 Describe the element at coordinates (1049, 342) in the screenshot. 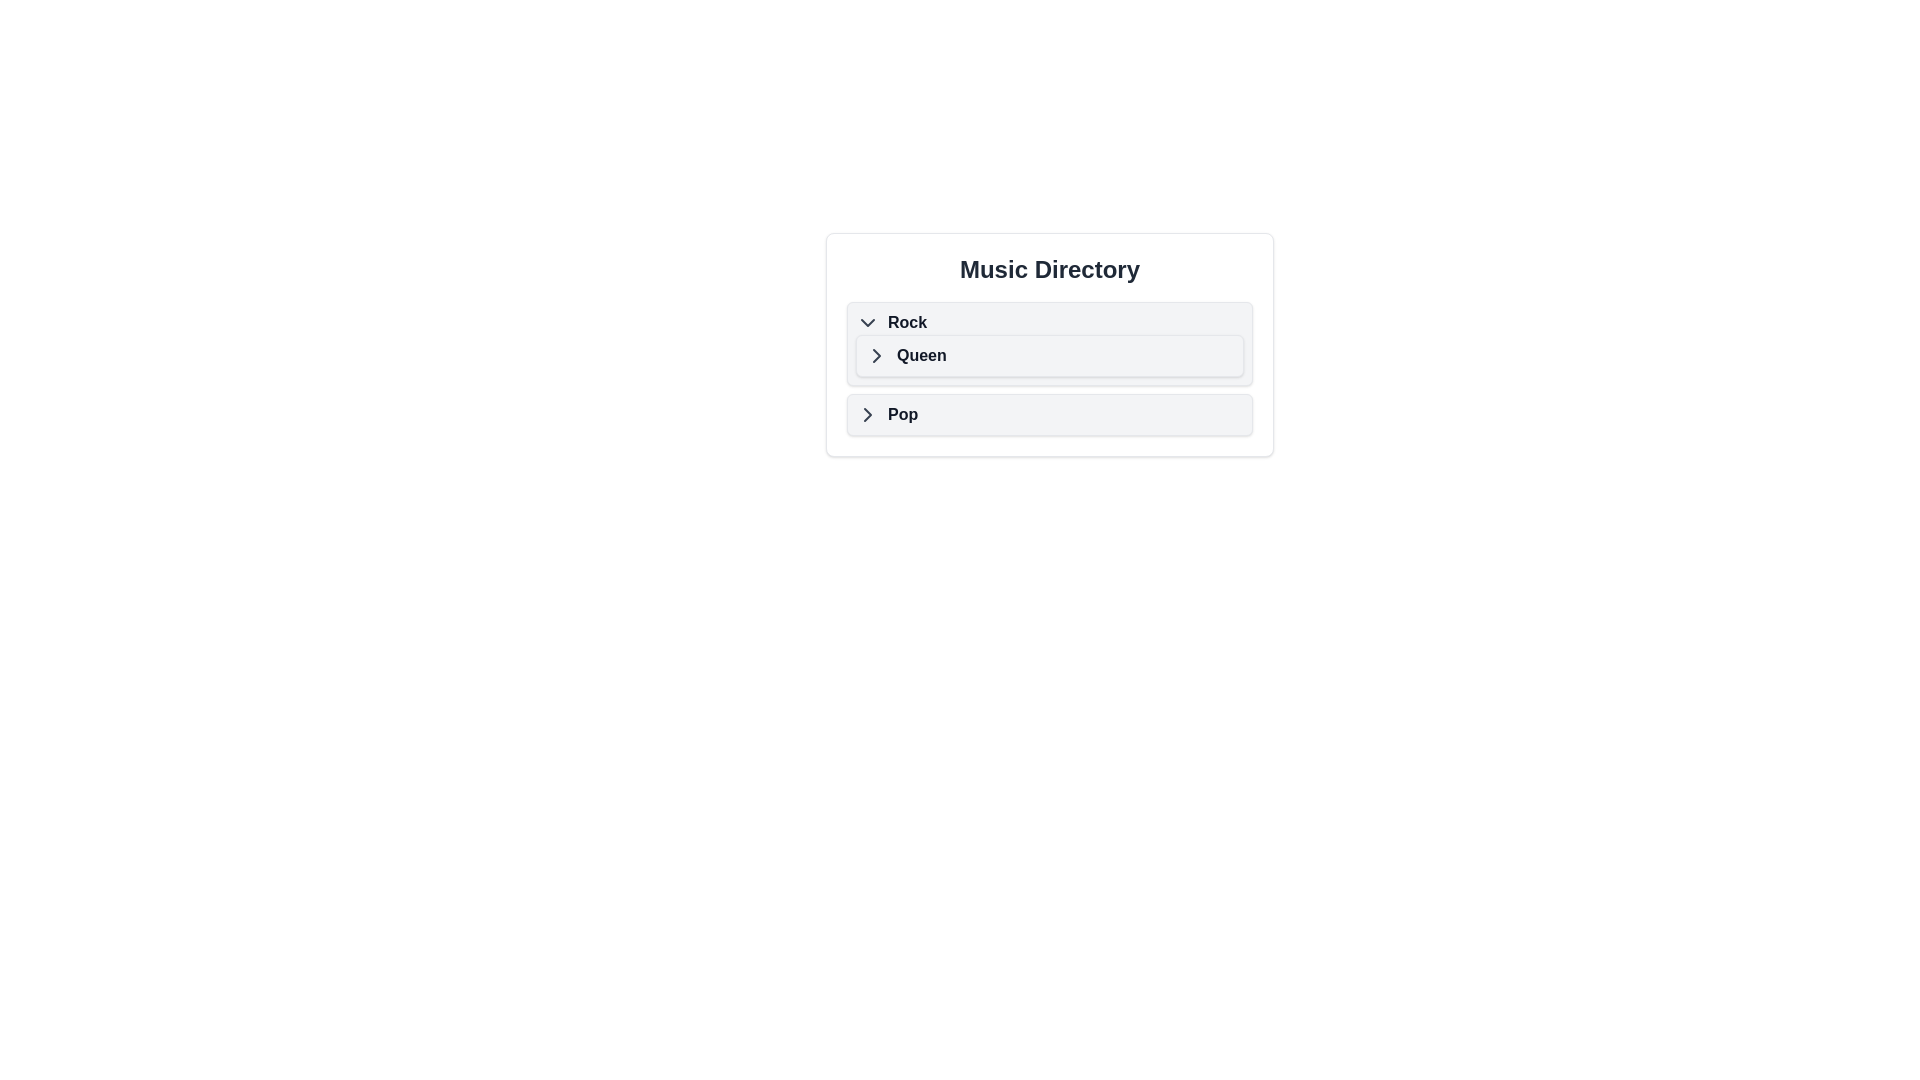

I see `the list item labeled 'Queen' which is the second item under the 'Rock' category for keyboard navigation` at that location.